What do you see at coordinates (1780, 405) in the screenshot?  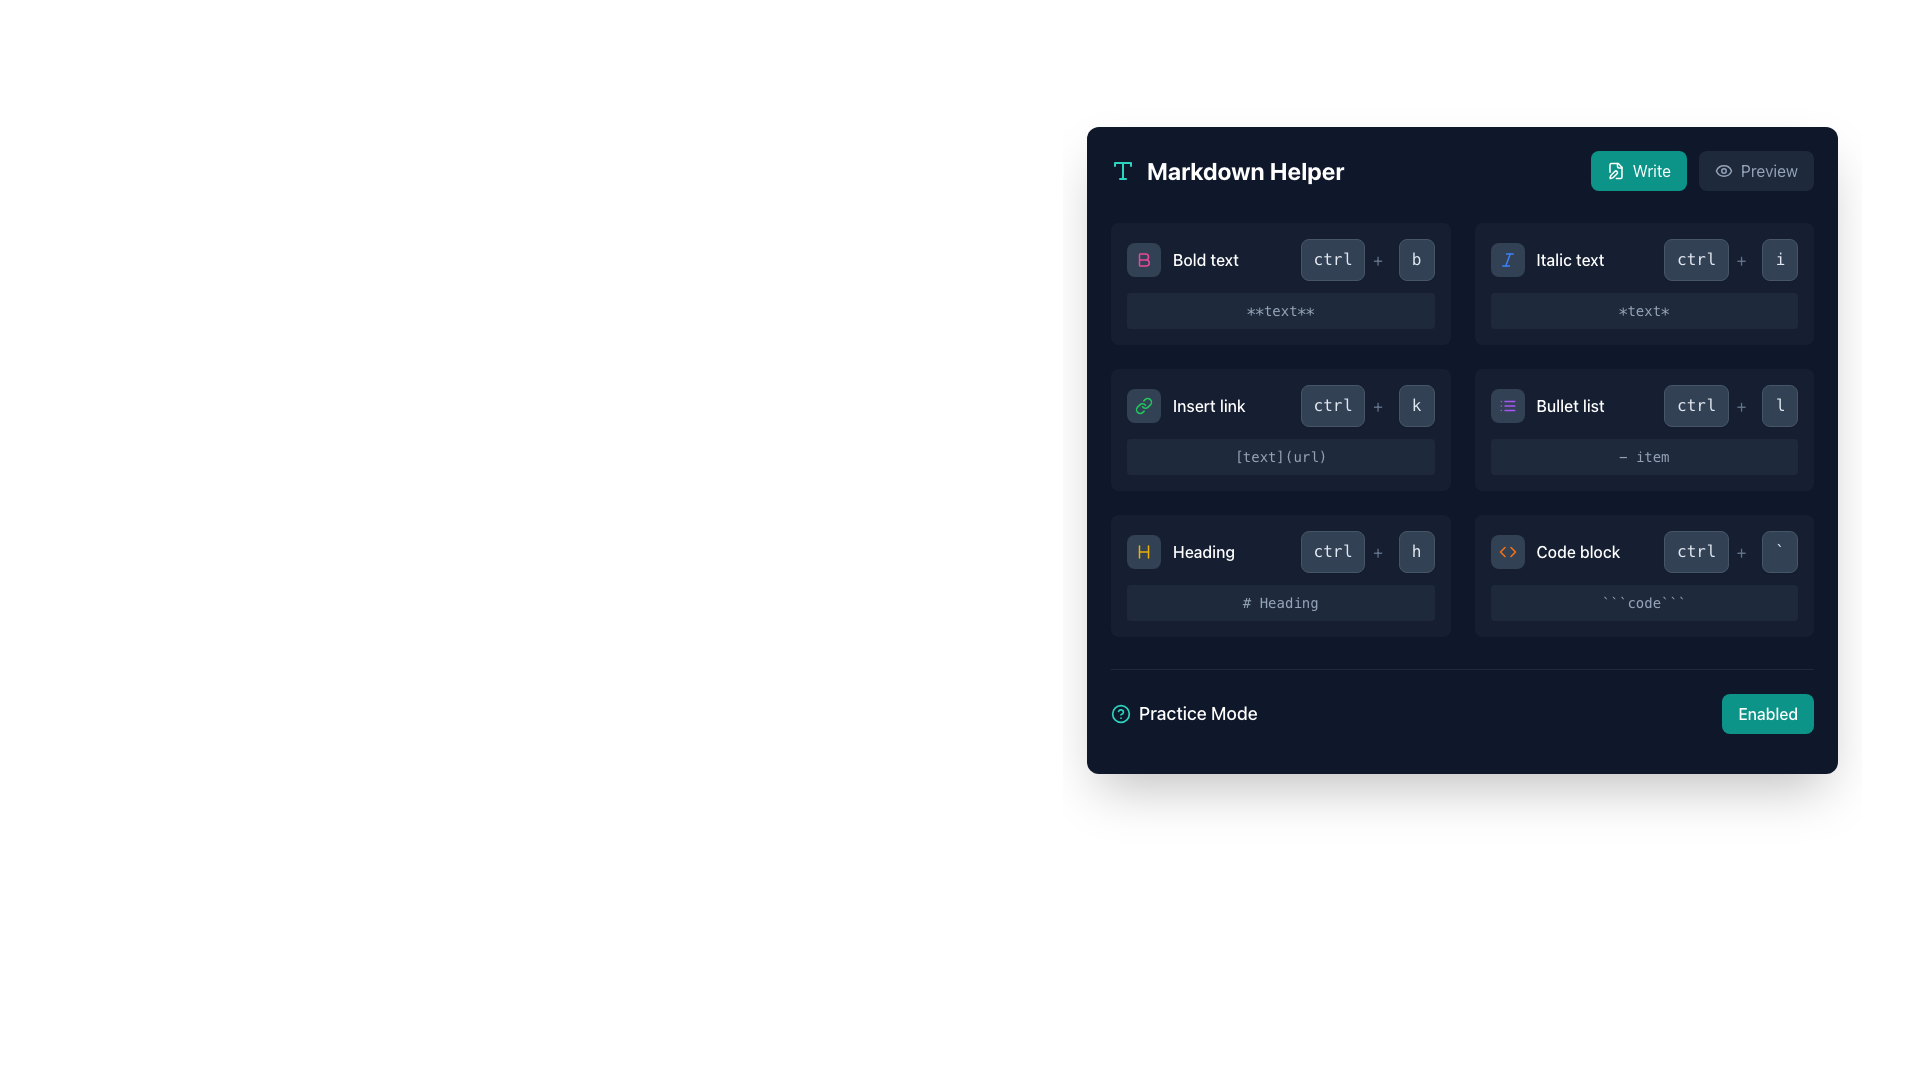 I see `the small rectangular button with a dark slate background and the character 'l', located in the bottom-right corner of the Markdown Helper panel` at bounding box center [1780, 405].